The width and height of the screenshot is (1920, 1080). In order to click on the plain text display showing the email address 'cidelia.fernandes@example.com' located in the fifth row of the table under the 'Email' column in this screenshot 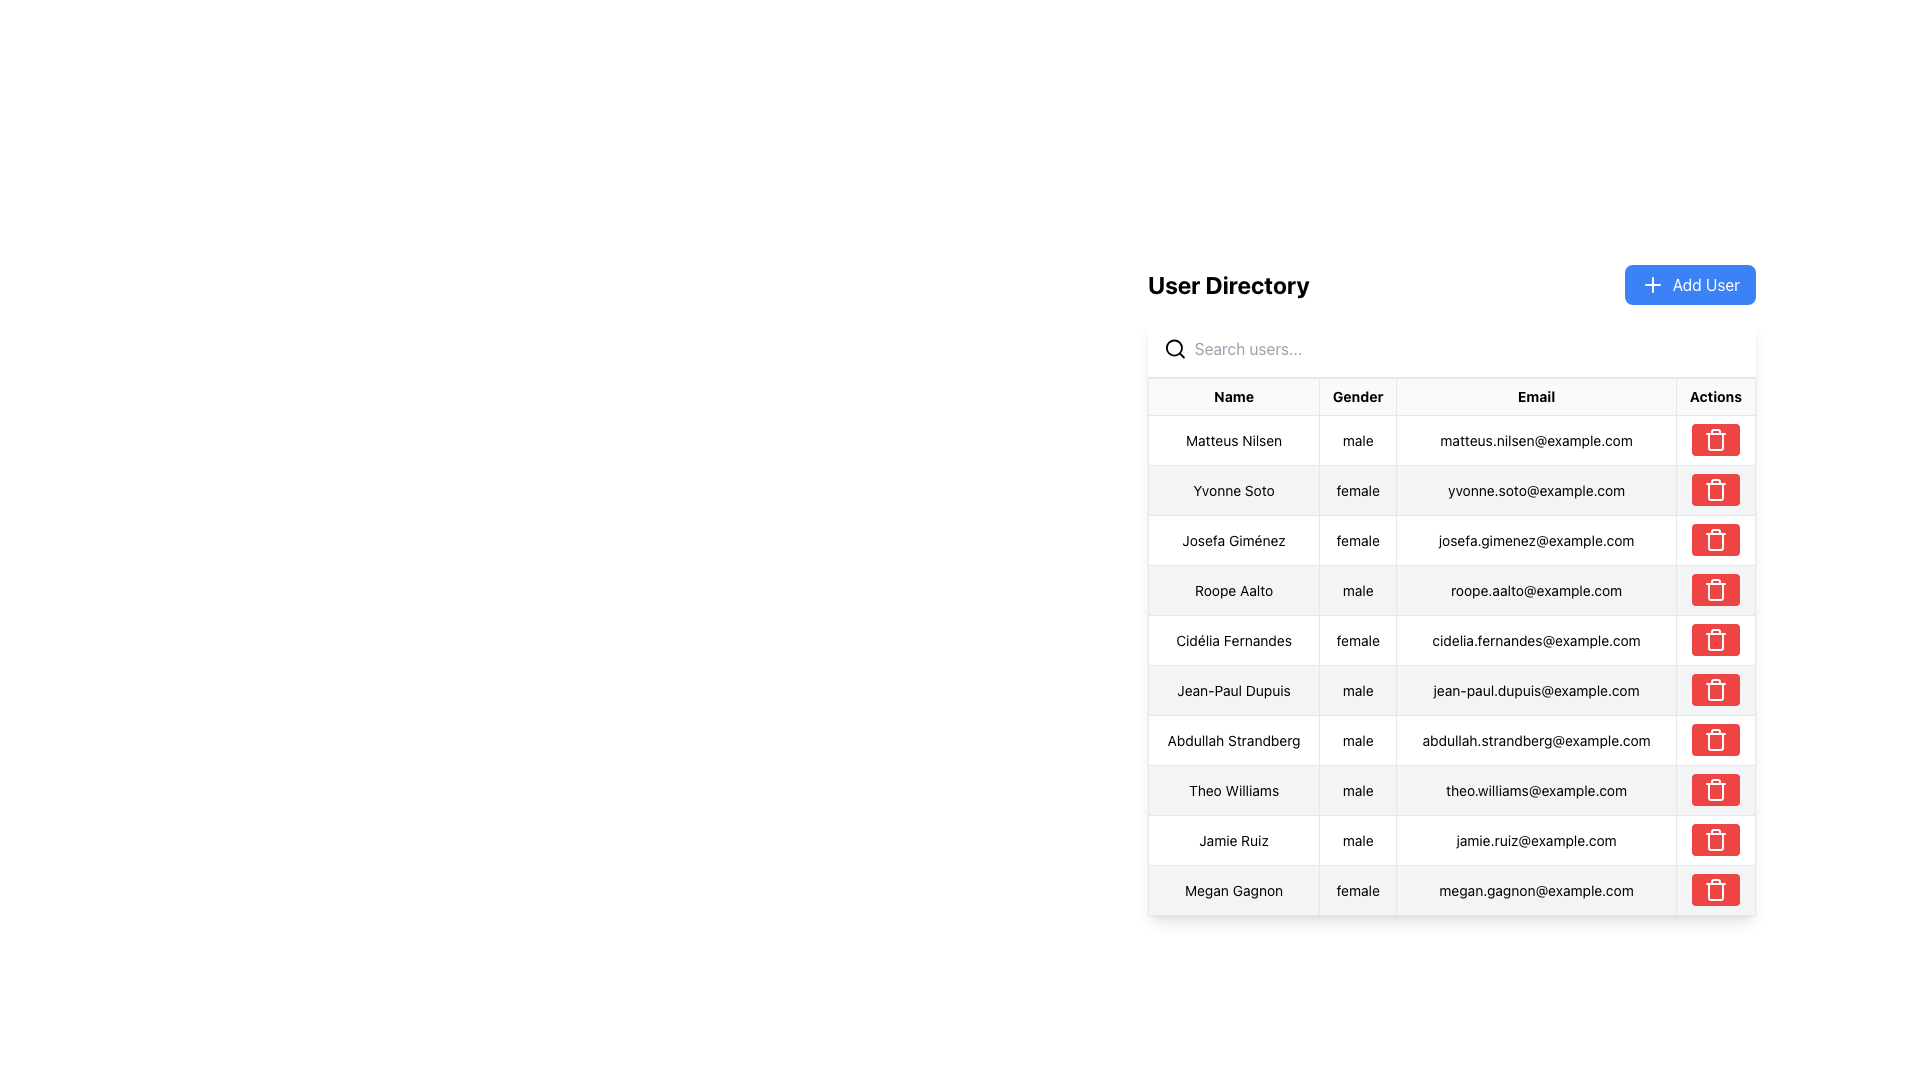, I will do `click(1535, 640)`.